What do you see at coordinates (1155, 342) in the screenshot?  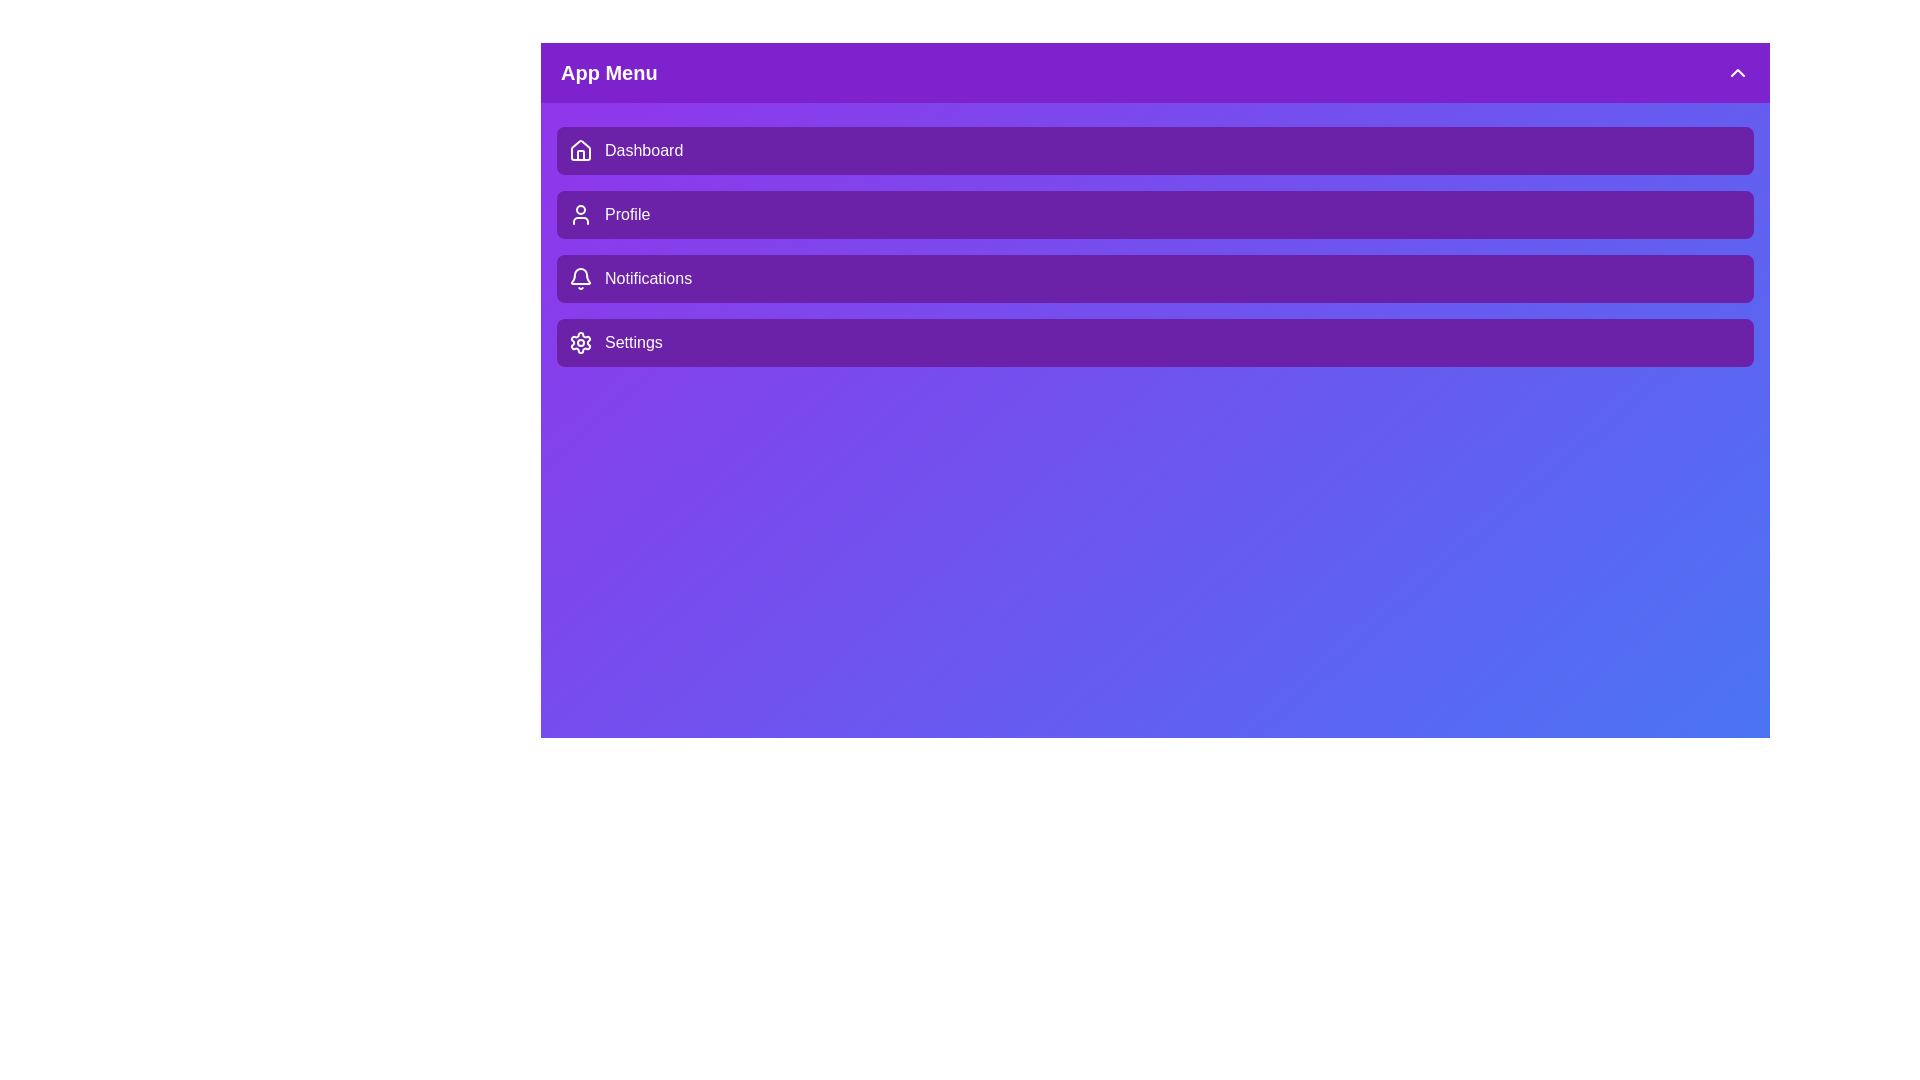 I see `the menu item Settings by clicking on it` at bounding box center [1155, 342].